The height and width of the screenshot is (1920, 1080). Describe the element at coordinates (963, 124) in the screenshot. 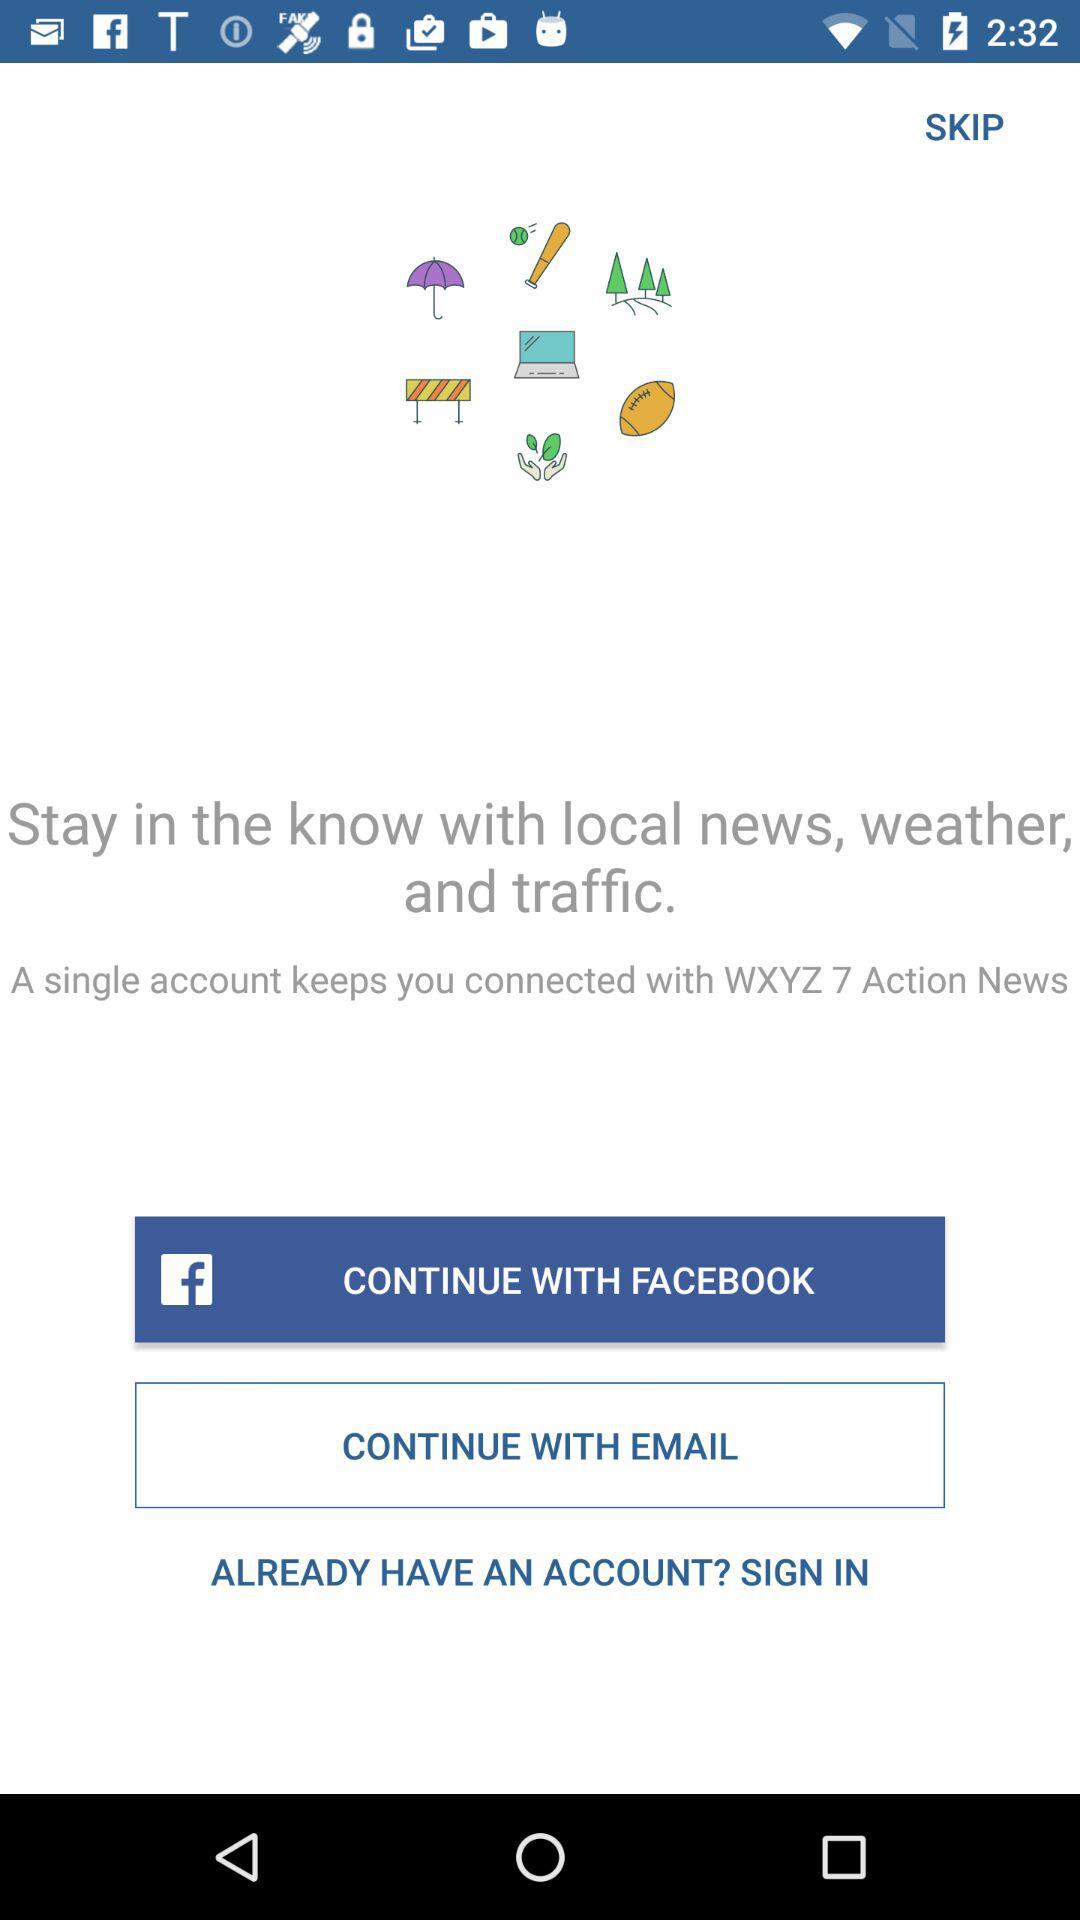

I see `the item above stay in the` at that location.